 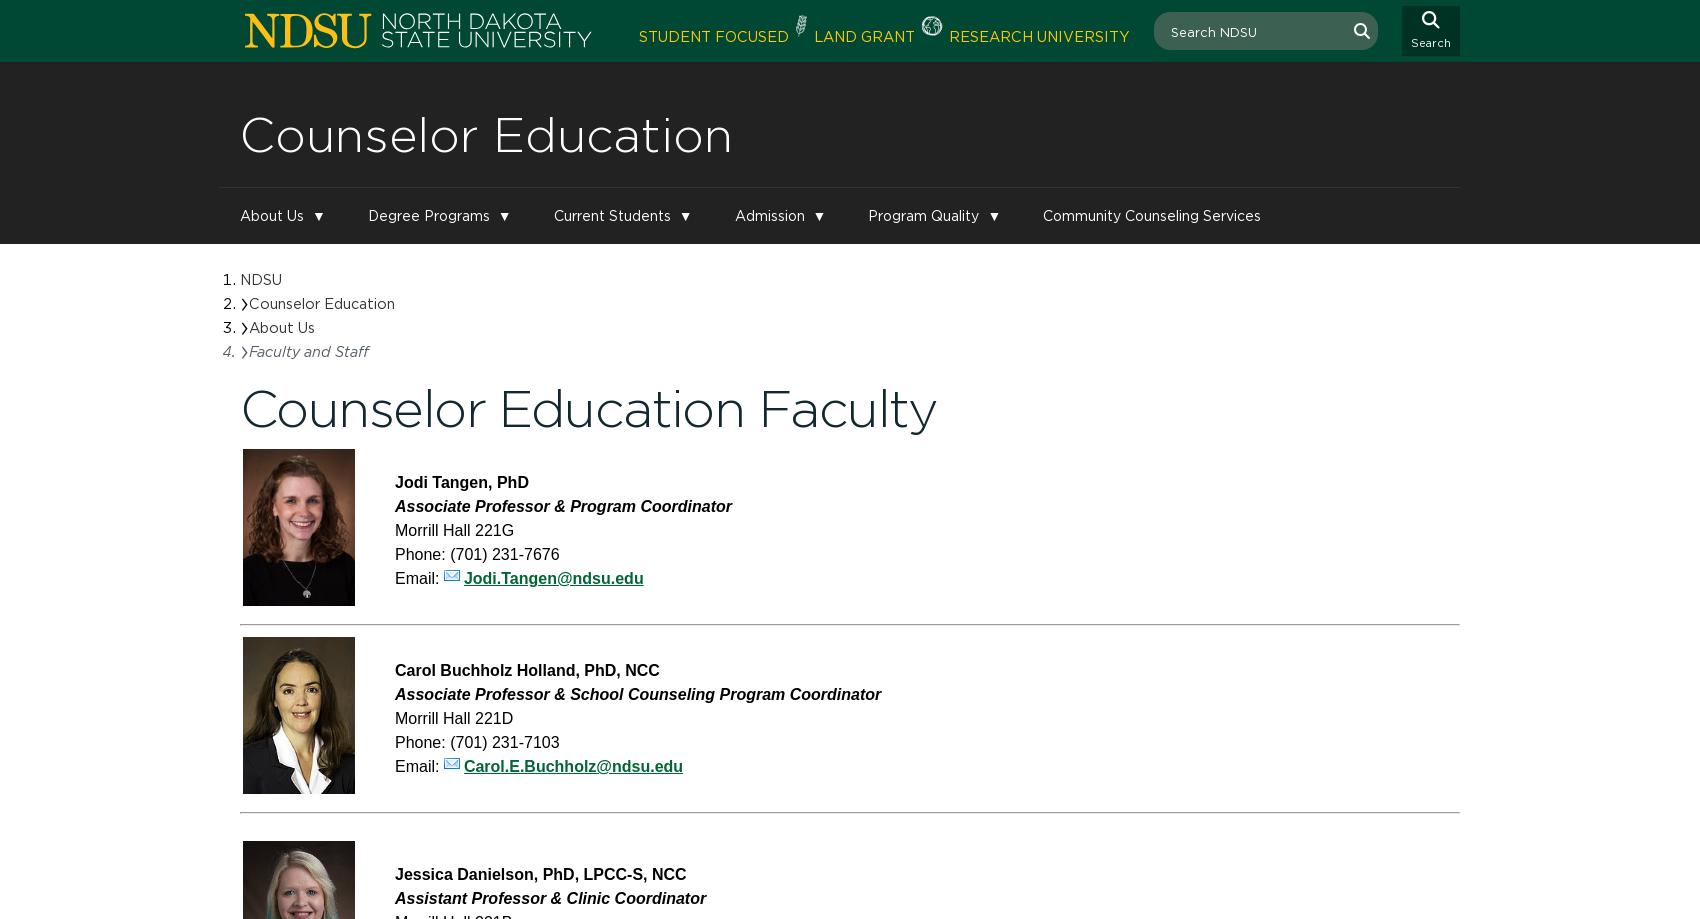 I want to click on '(701) 231-7676', so click(x=504, y=554).